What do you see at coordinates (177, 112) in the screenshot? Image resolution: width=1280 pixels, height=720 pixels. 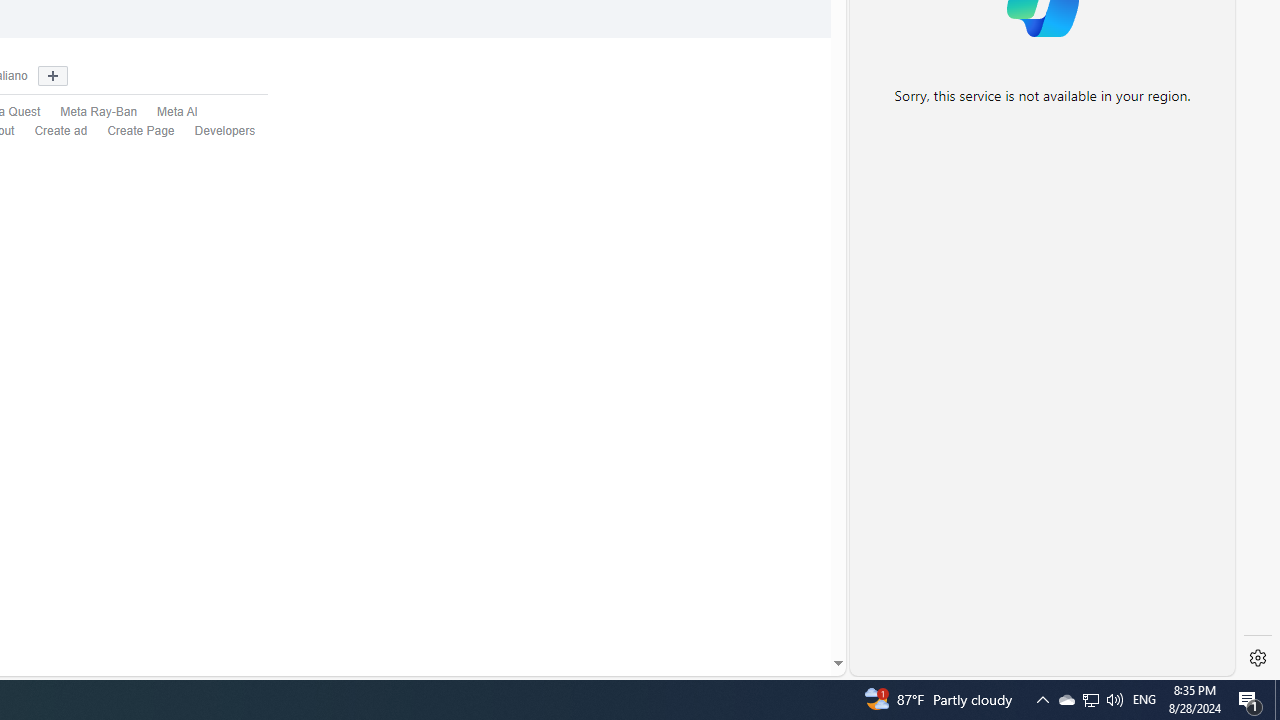 I see `'Meta AI'` at bounding box center [177, 112].